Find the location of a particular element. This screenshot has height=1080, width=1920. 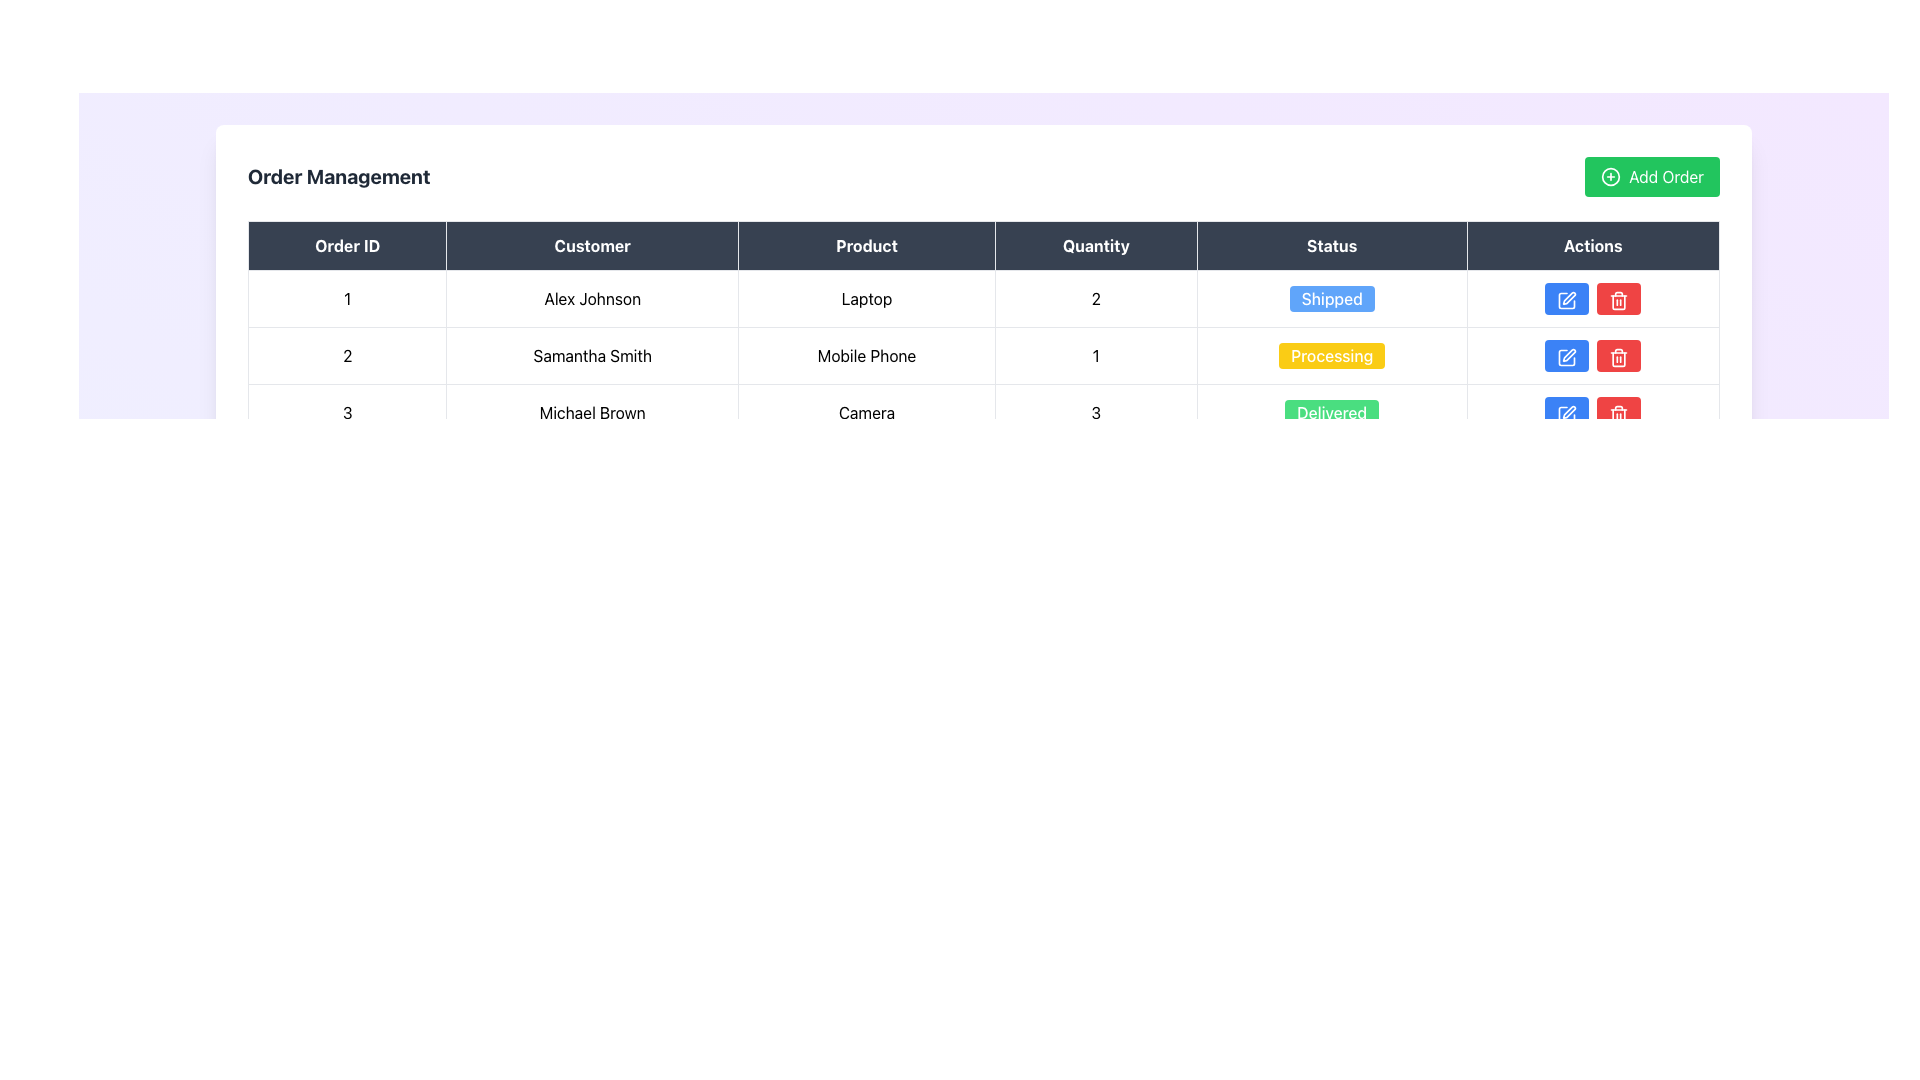

the icon located on the left side of the 'Add Order' button is located at coordinates (1611, 176).